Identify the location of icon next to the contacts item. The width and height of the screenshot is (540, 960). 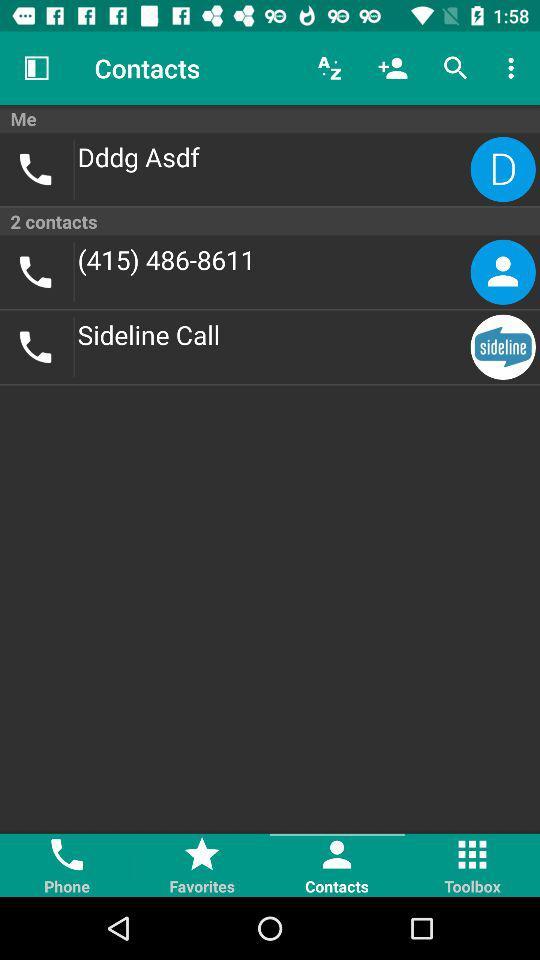
(329, 68).